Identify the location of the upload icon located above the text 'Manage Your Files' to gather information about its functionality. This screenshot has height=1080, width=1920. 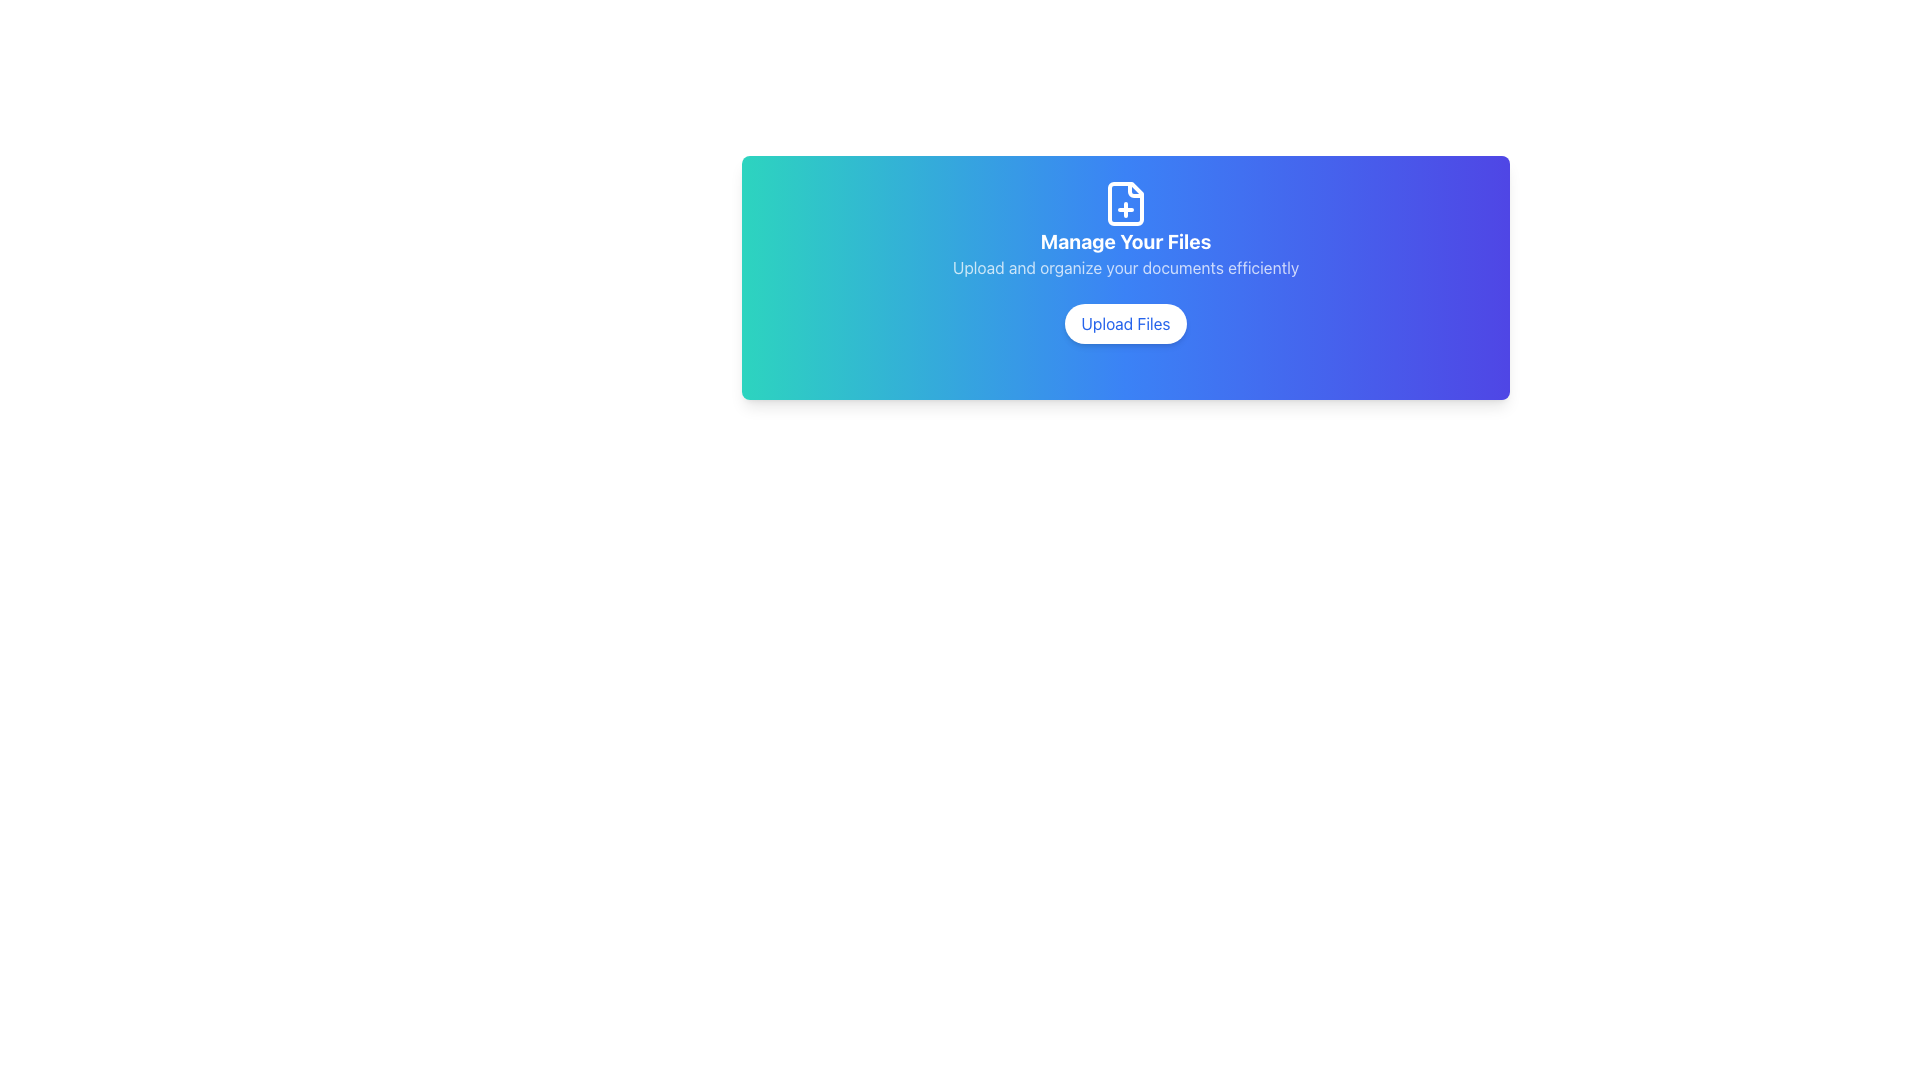
(1126, 204).